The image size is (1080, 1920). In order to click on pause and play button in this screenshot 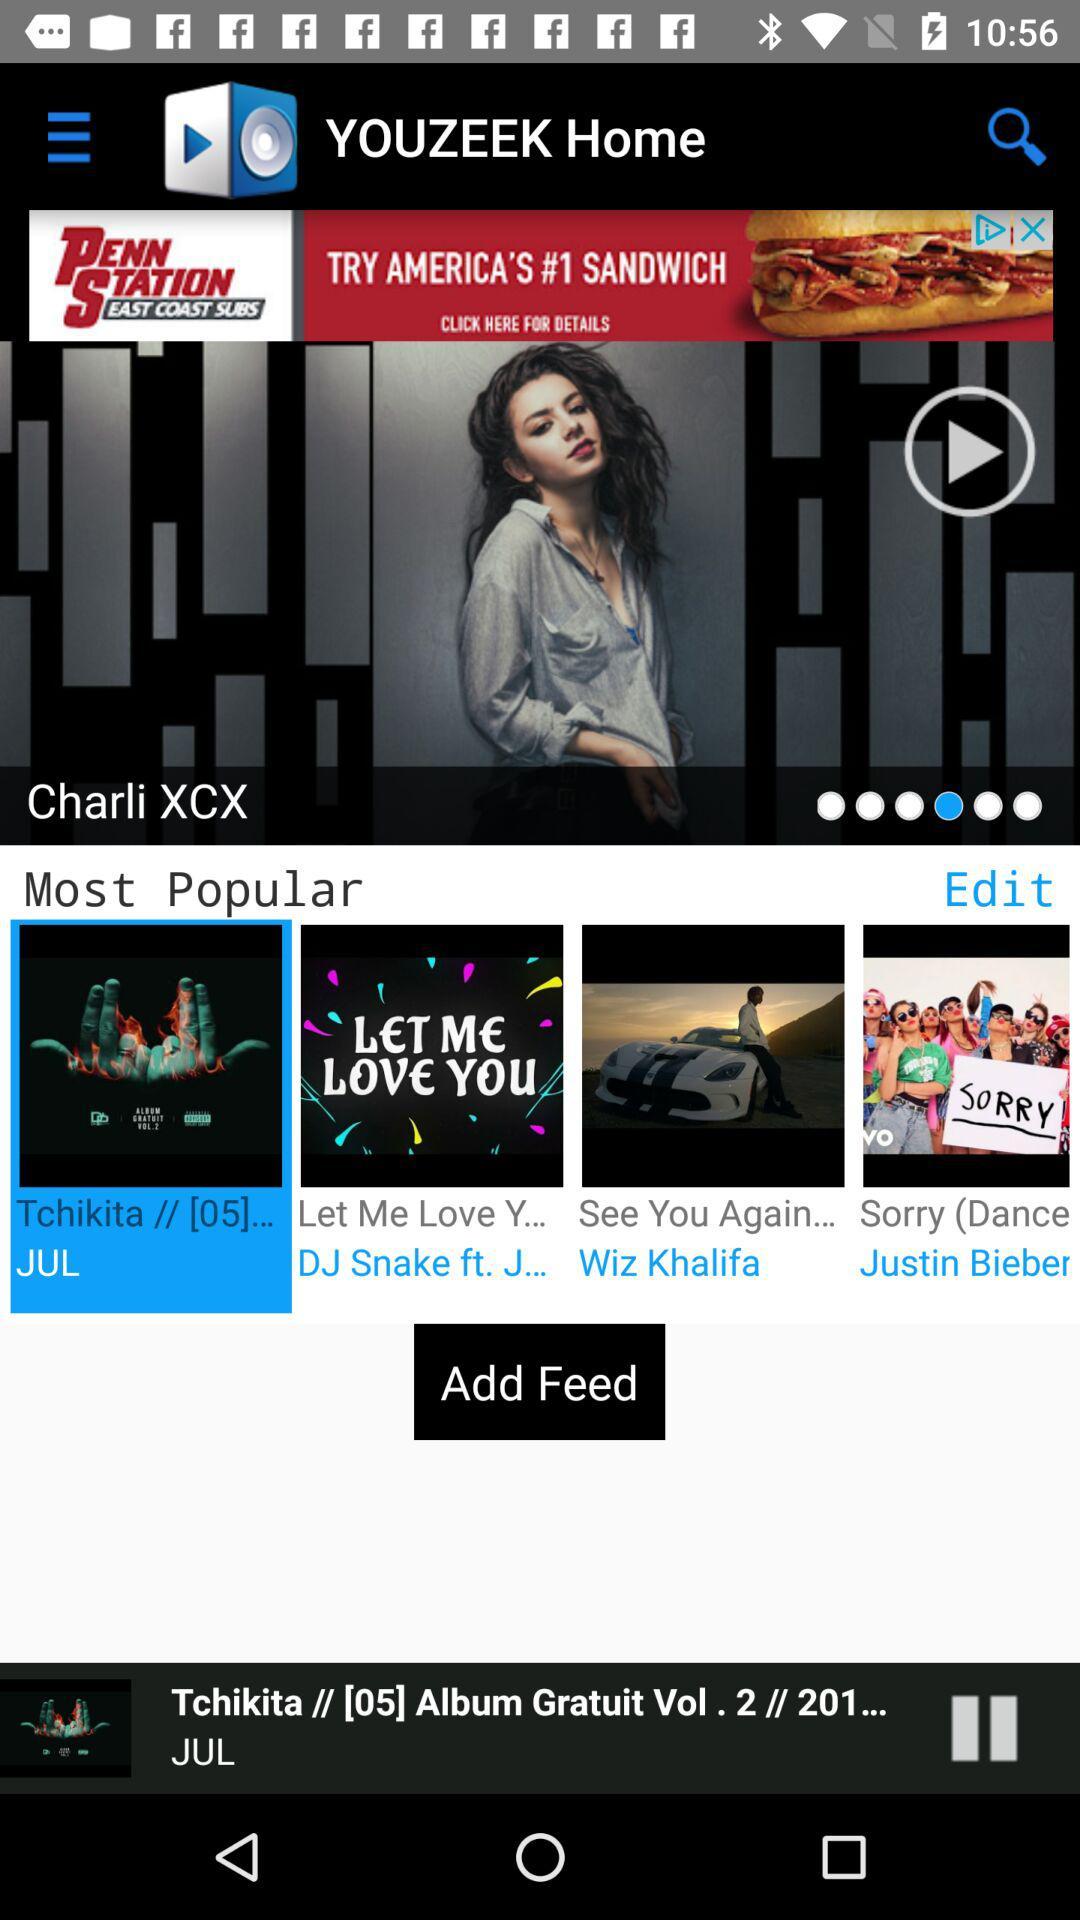, I will do `click(1004, 1727)`.